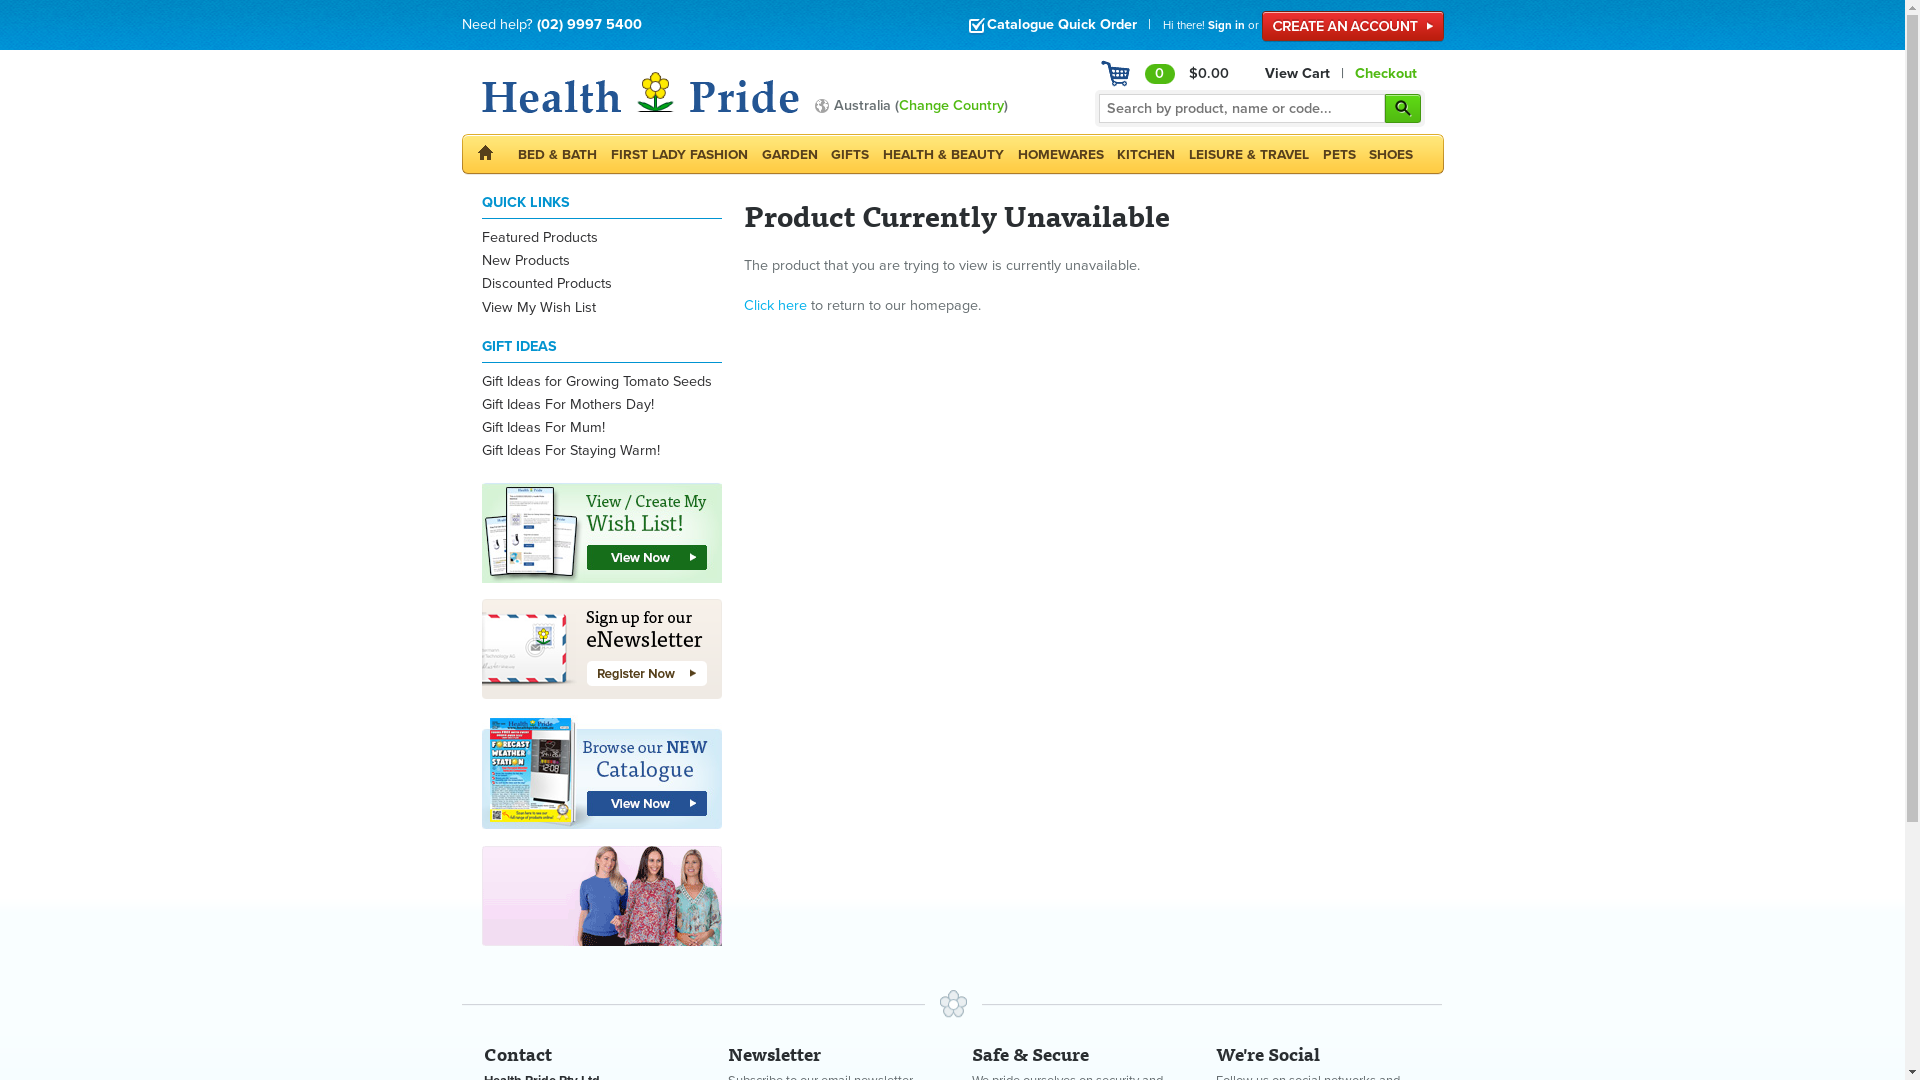 The width and height of the screenshot is (1920, 1080). Describe the element at coordinates (481, 450) in the screenshot. I see `'Gift Ideas For Staying Warm!'` at that location.